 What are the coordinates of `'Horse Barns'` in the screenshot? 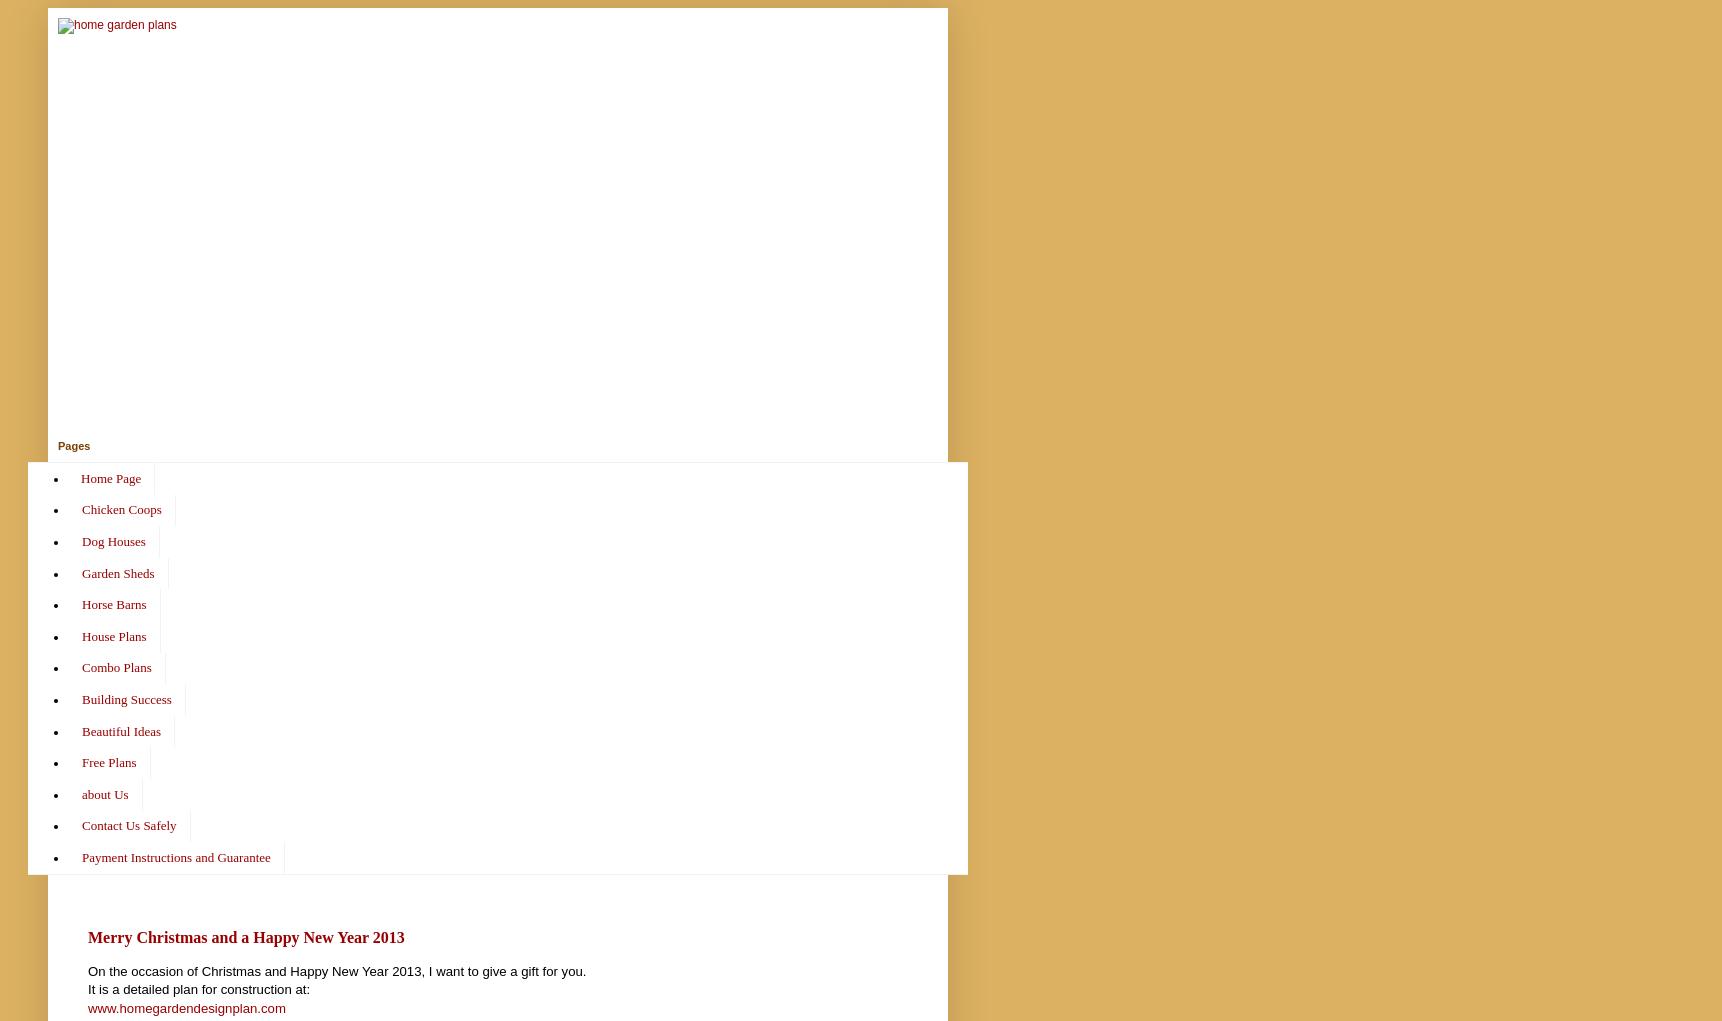 It's located at (80, 604).